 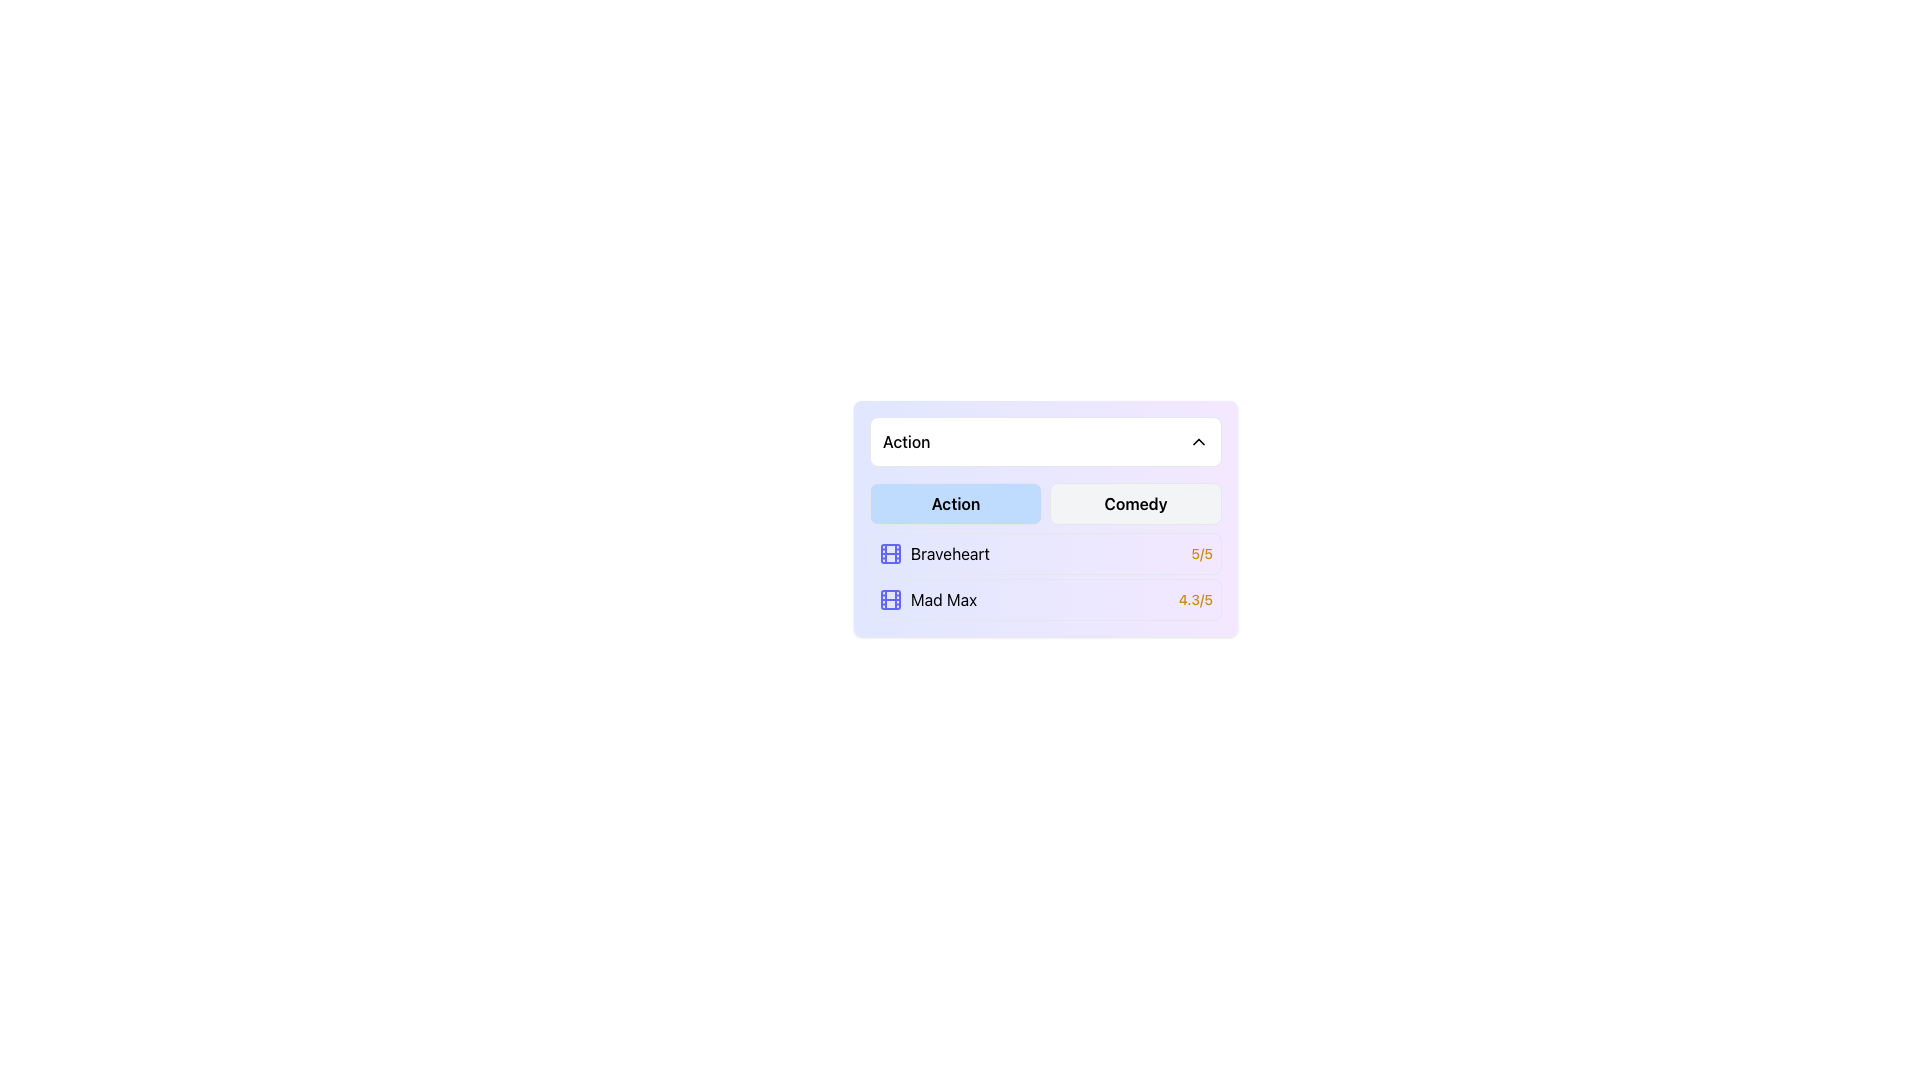 What do you see at coordinates (1195, 599) in the screenshot?
I see `the Text Label that displays the rating for the movie 'Mad Max', located in the right part of its row` at bounding box center [1195, 599].